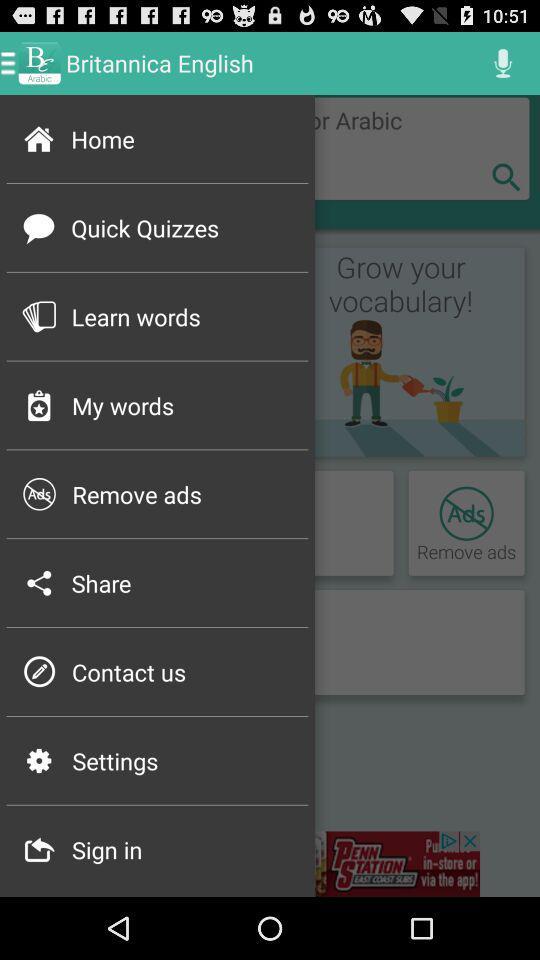 The image size is (540, 960). What do you see at coordinates (505, 176) in the screenshot?
I see `the x` at bounding box center [505, 176].